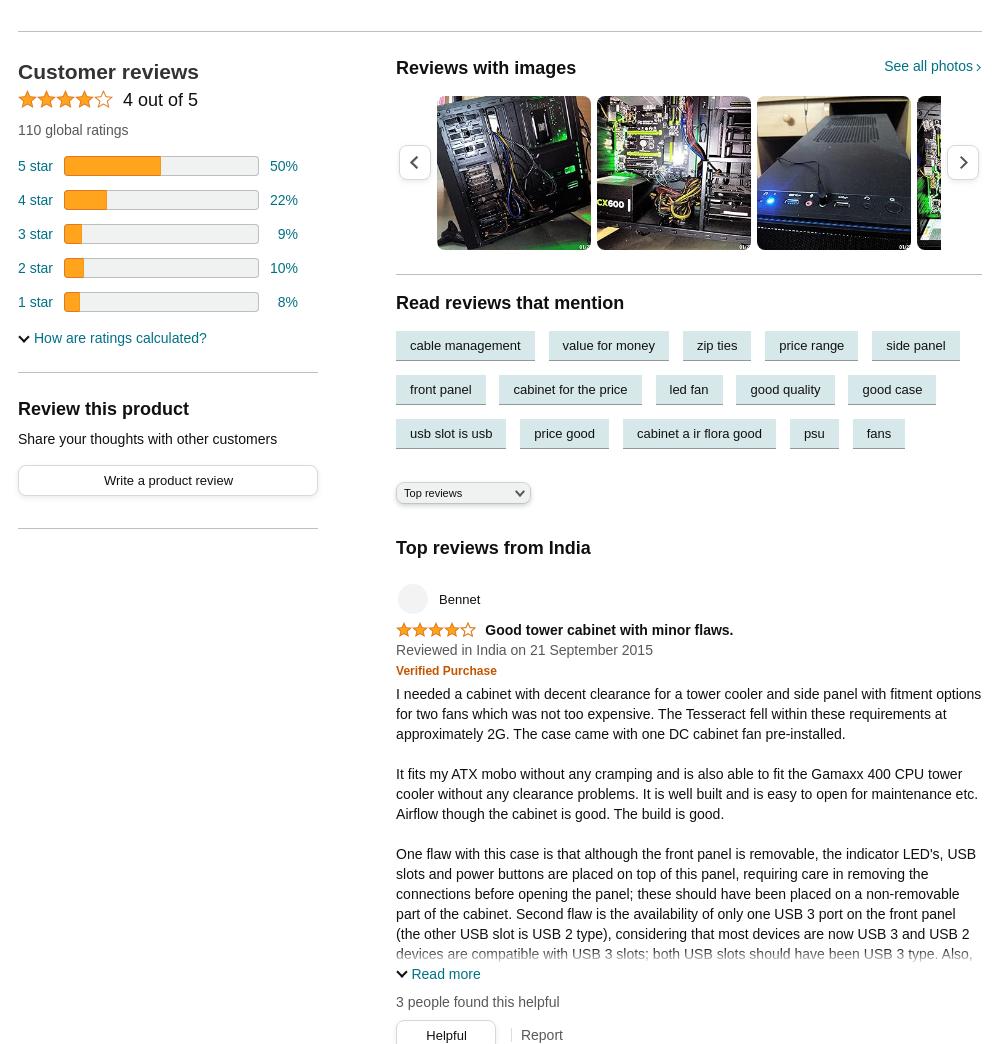 This screenshot has height=1044, width=1000. What do you see at coordinates (928, 64) in the screenshot?
I see `'See all photos'` at bounding box center [928, 64].